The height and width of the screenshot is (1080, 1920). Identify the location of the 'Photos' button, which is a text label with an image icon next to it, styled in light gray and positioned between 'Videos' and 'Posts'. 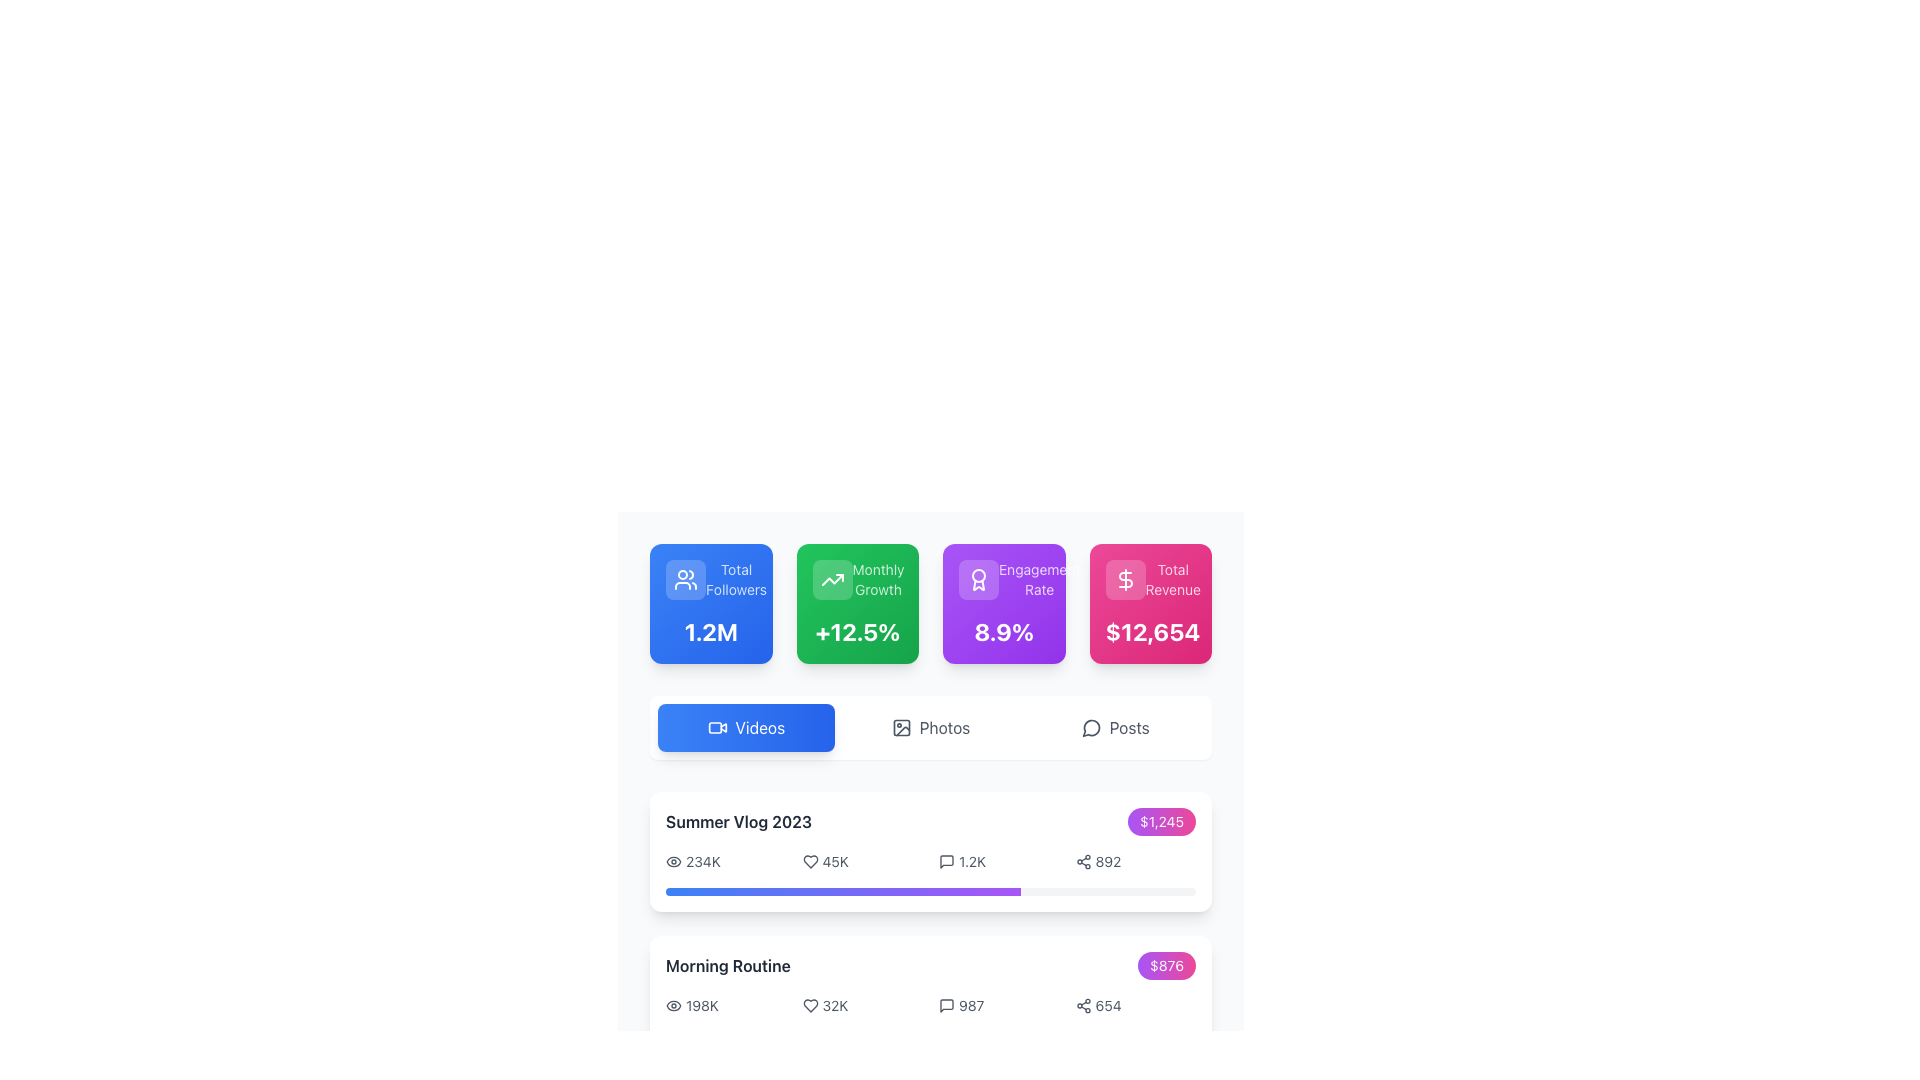
(930, 728).